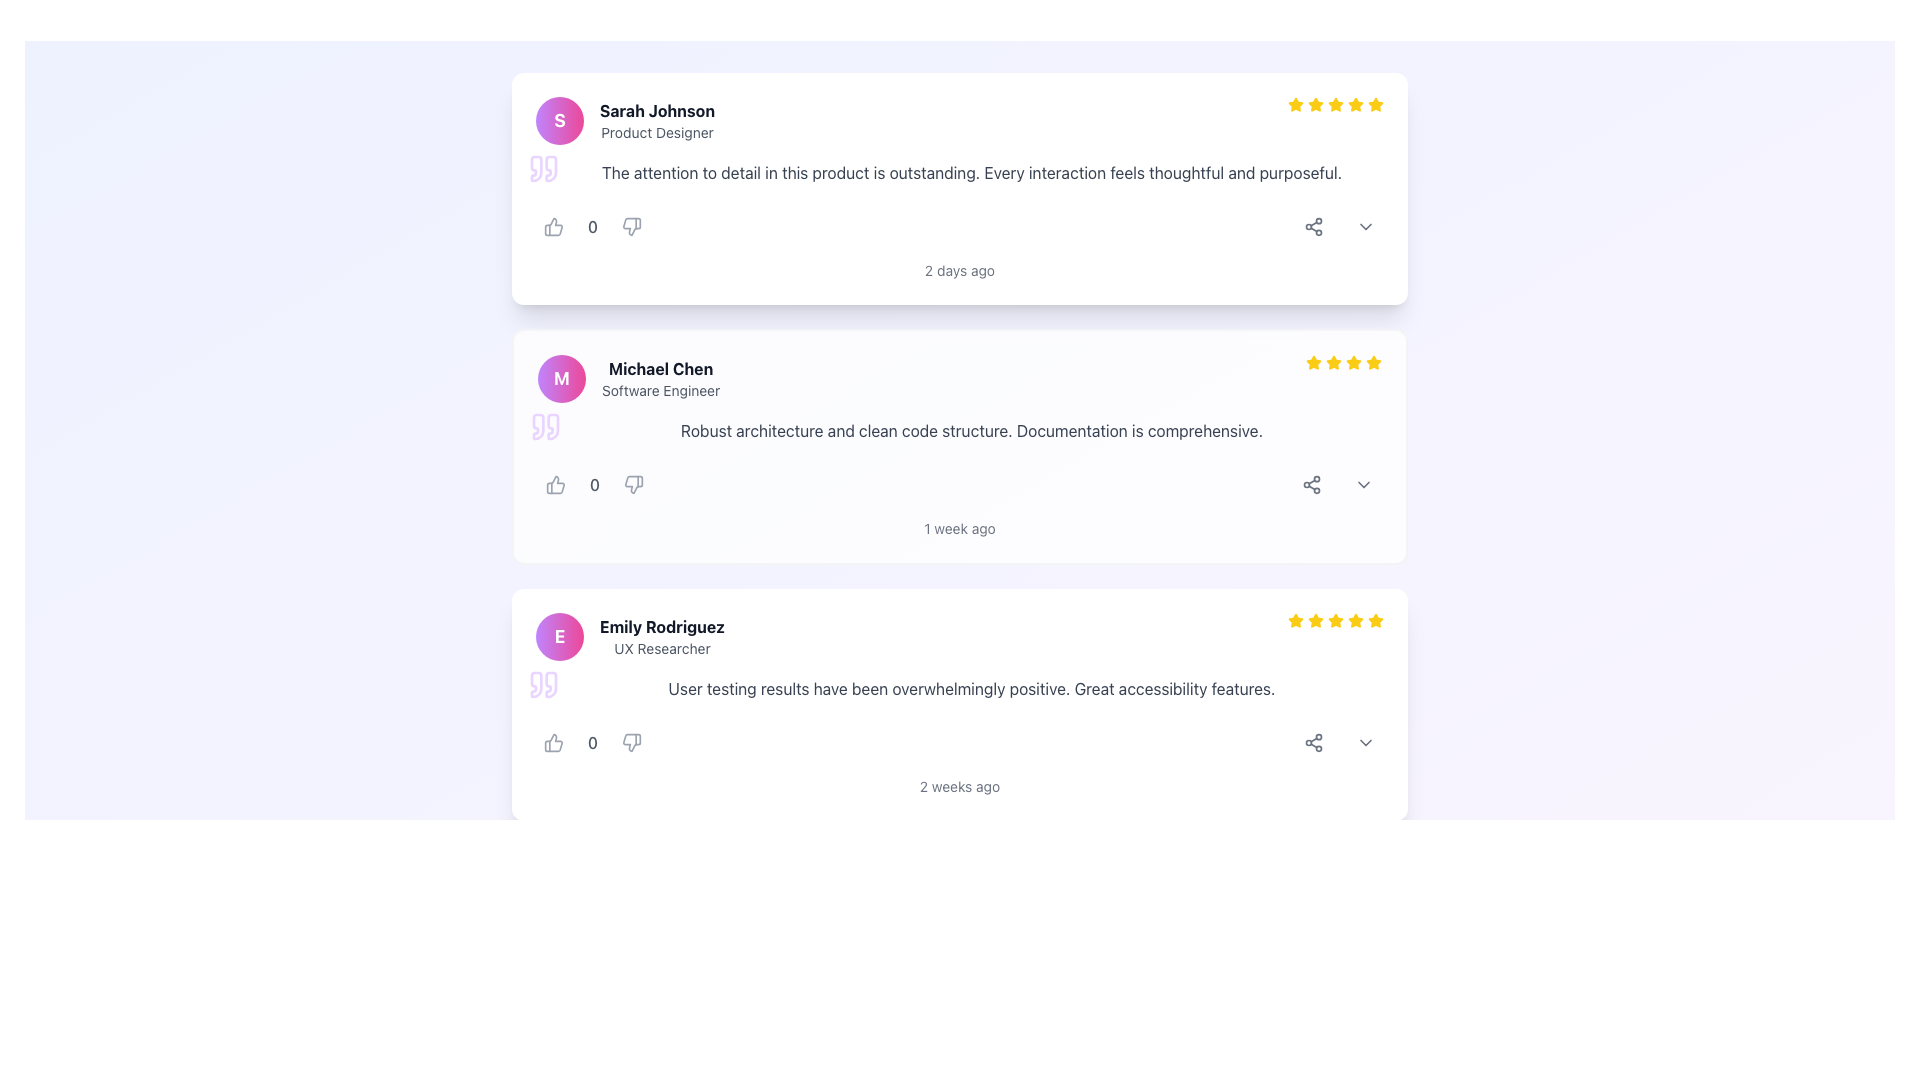 The width and height of the screenshot is (1920, 1080). I want to click on the fifth star in the five-star rating system on the third review card to indicate the highest rating, so click(1335, 619).